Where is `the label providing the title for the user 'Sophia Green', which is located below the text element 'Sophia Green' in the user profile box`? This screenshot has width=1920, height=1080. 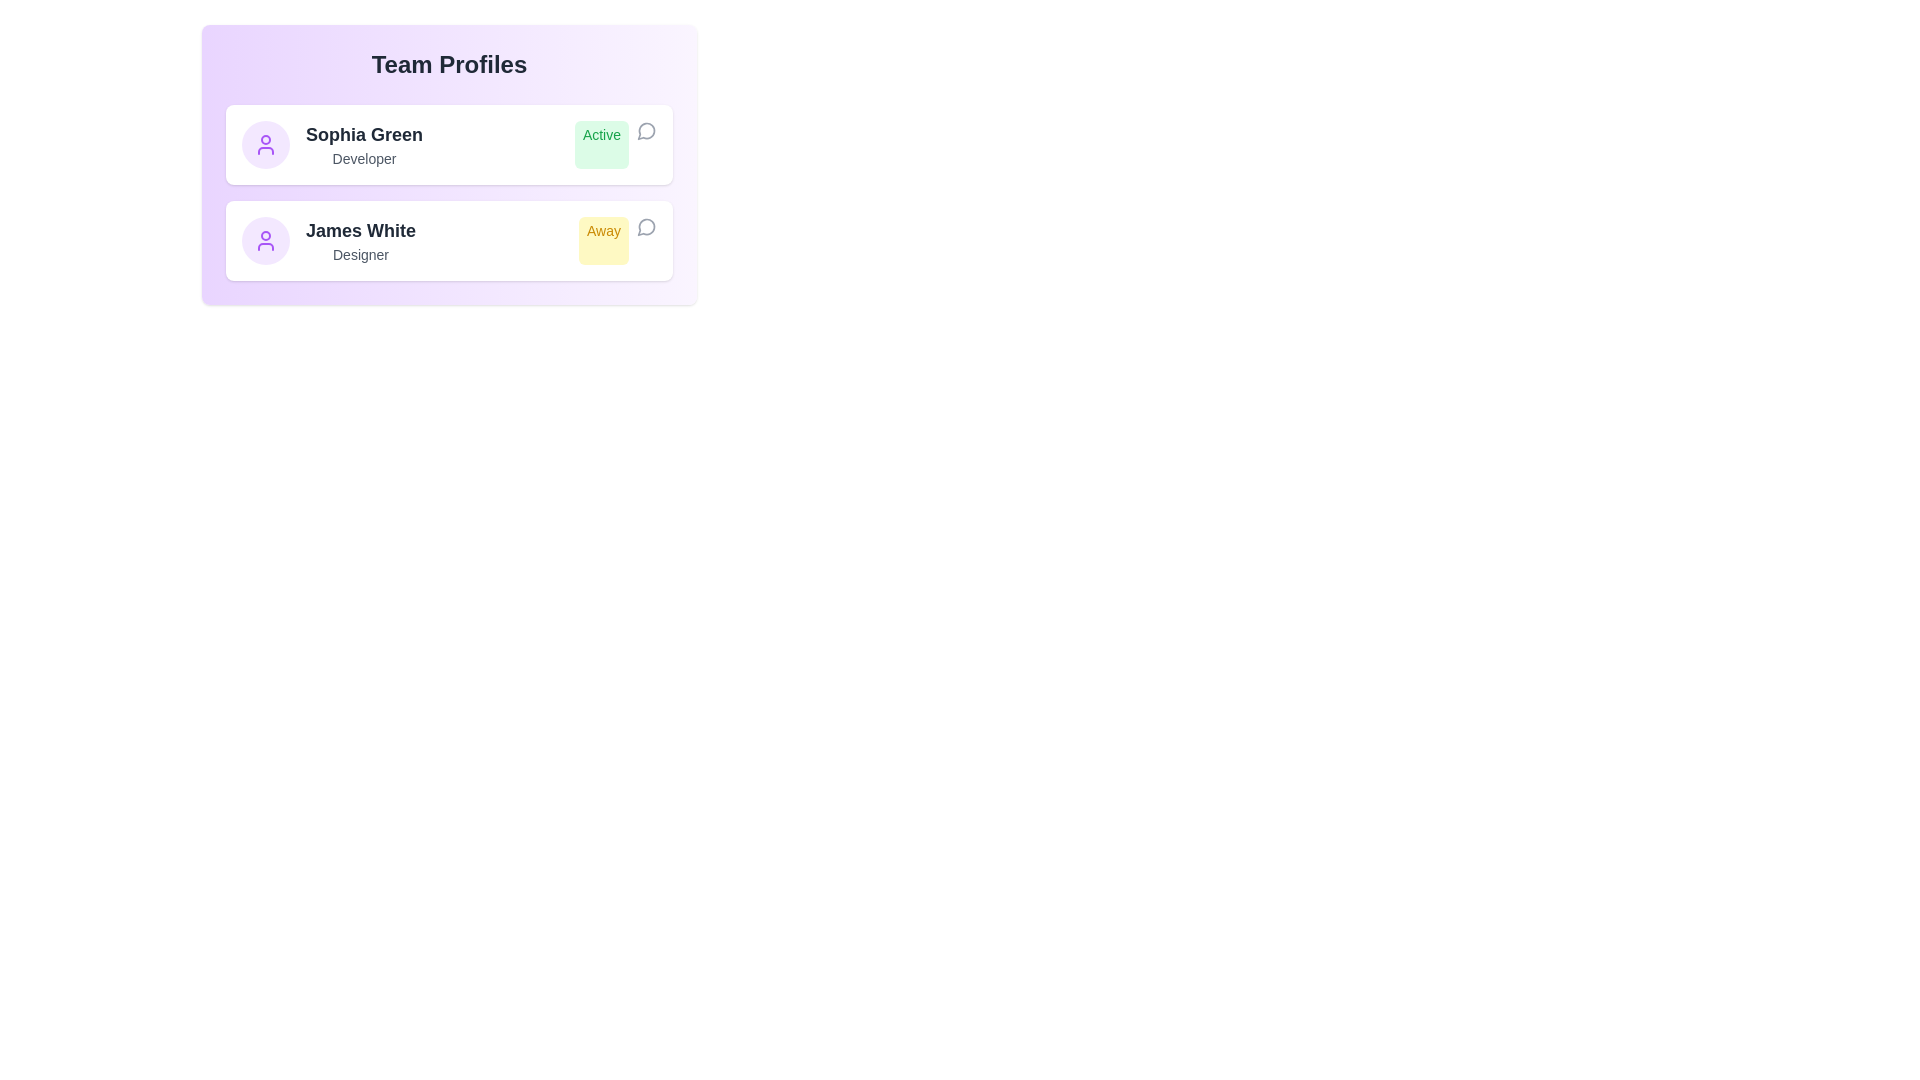
the label providing the title for the user 'Sophia Green', which is located below the text element 'Sophia Green' in the user profile box is located at coordinates (364, 157).